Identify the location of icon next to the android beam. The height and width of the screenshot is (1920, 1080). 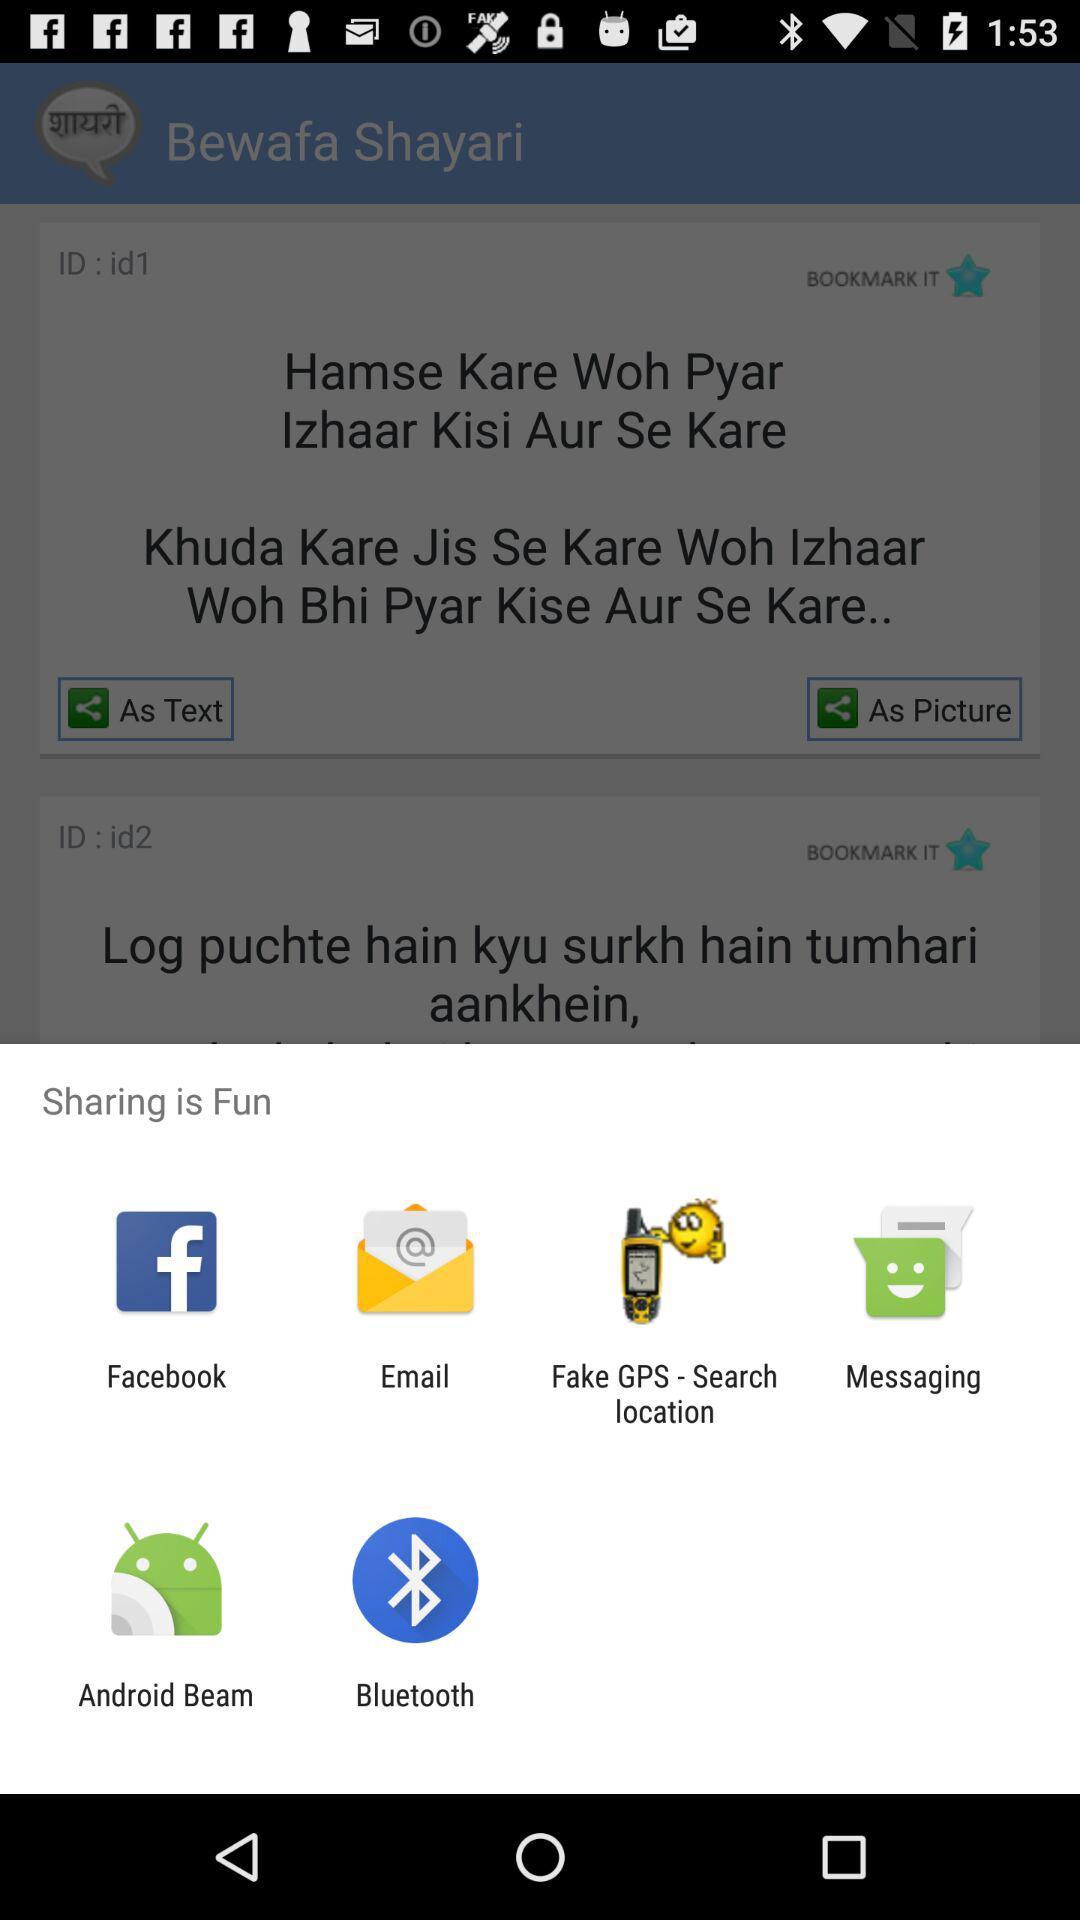
(414, 1711).